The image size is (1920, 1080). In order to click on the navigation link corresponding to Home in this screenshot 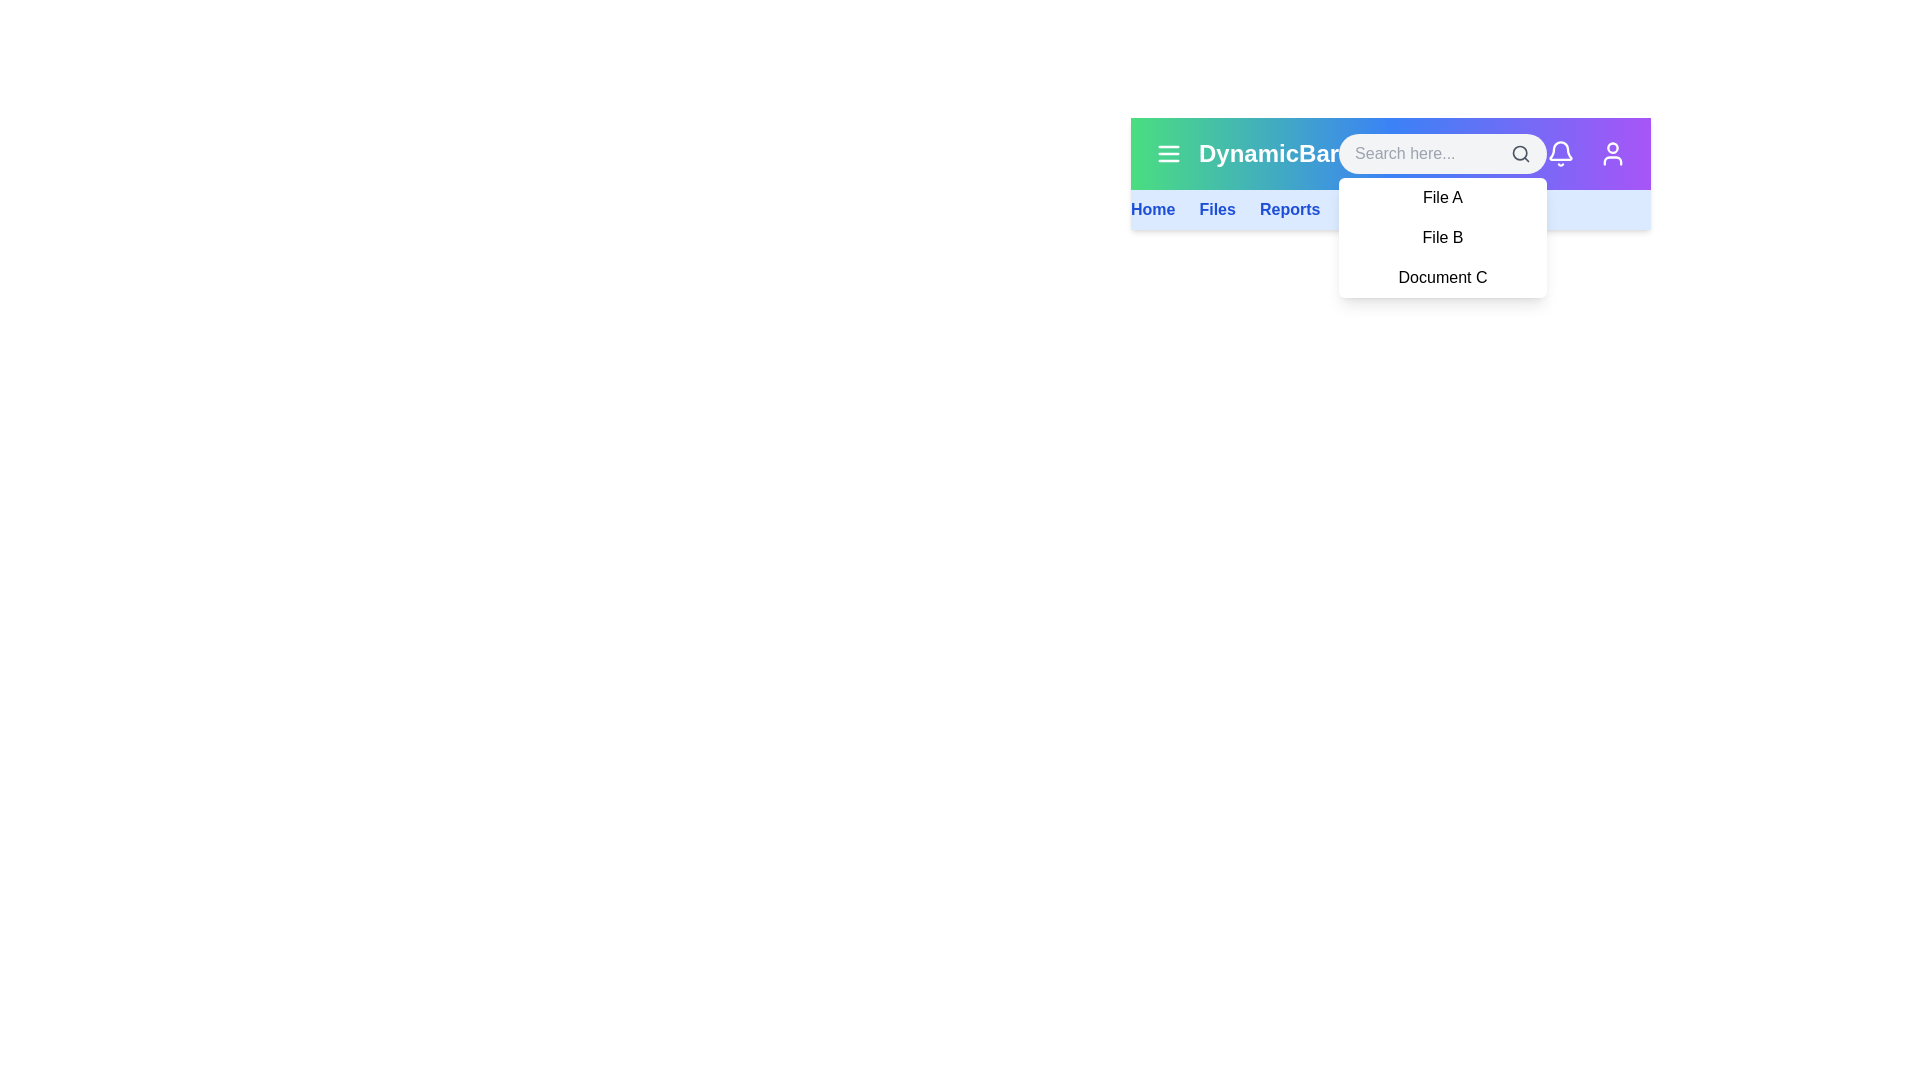, I will do `click(1152, 209)`.